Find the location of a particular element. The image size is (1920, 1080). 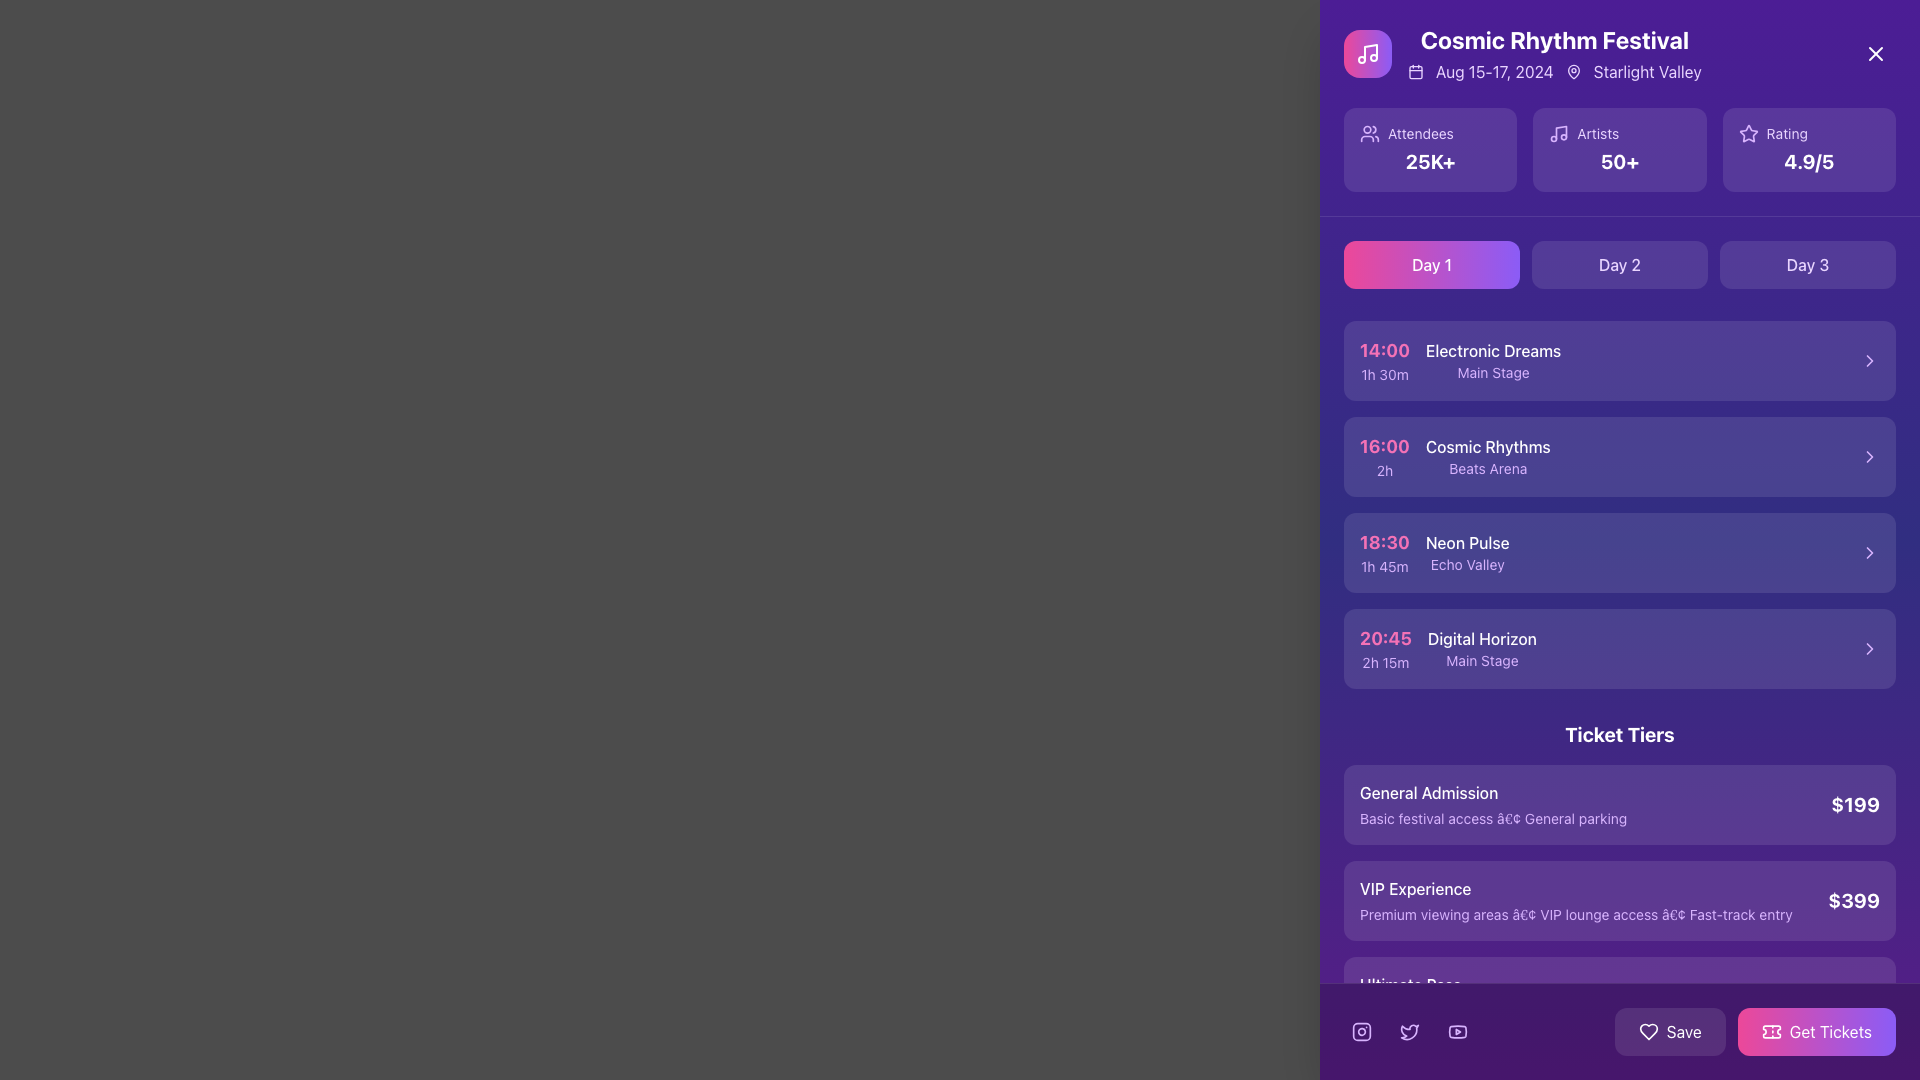

the Text Label indicating the duration of the 'Neon Pulse' event, which is located below the starting time '18:30' in the event listing on the schedule card is located at coordinates (1383, 567).